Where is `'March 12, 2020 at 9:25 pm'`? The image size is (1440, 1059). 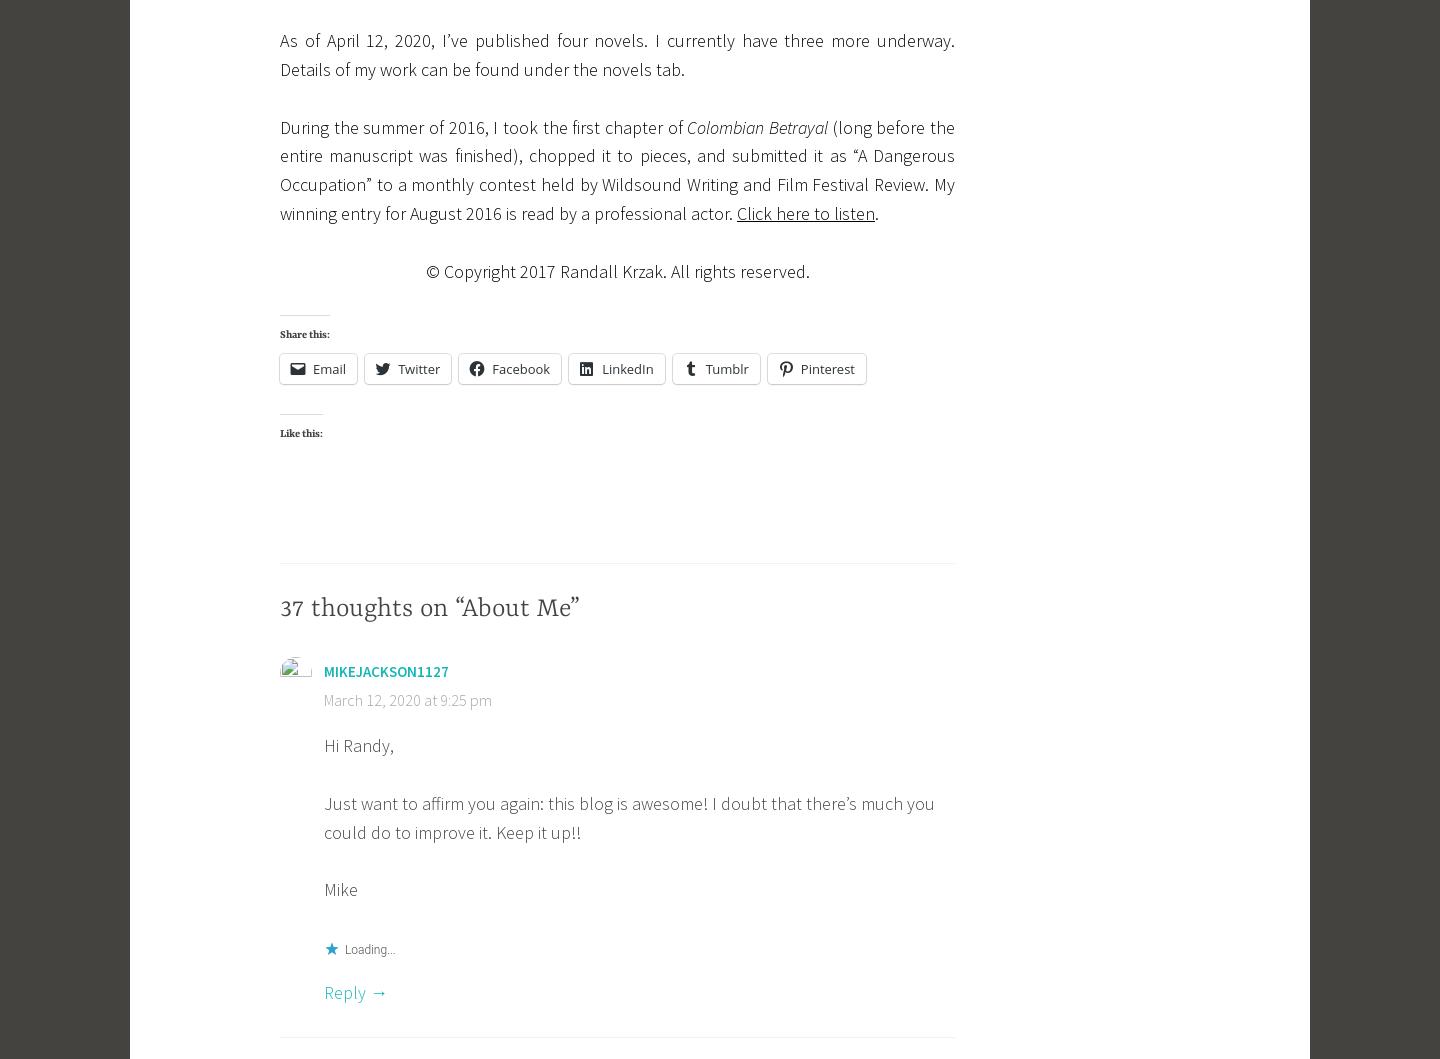
'March 12, 2020 at 9:25 pm' is located at coordinates (406, 699).